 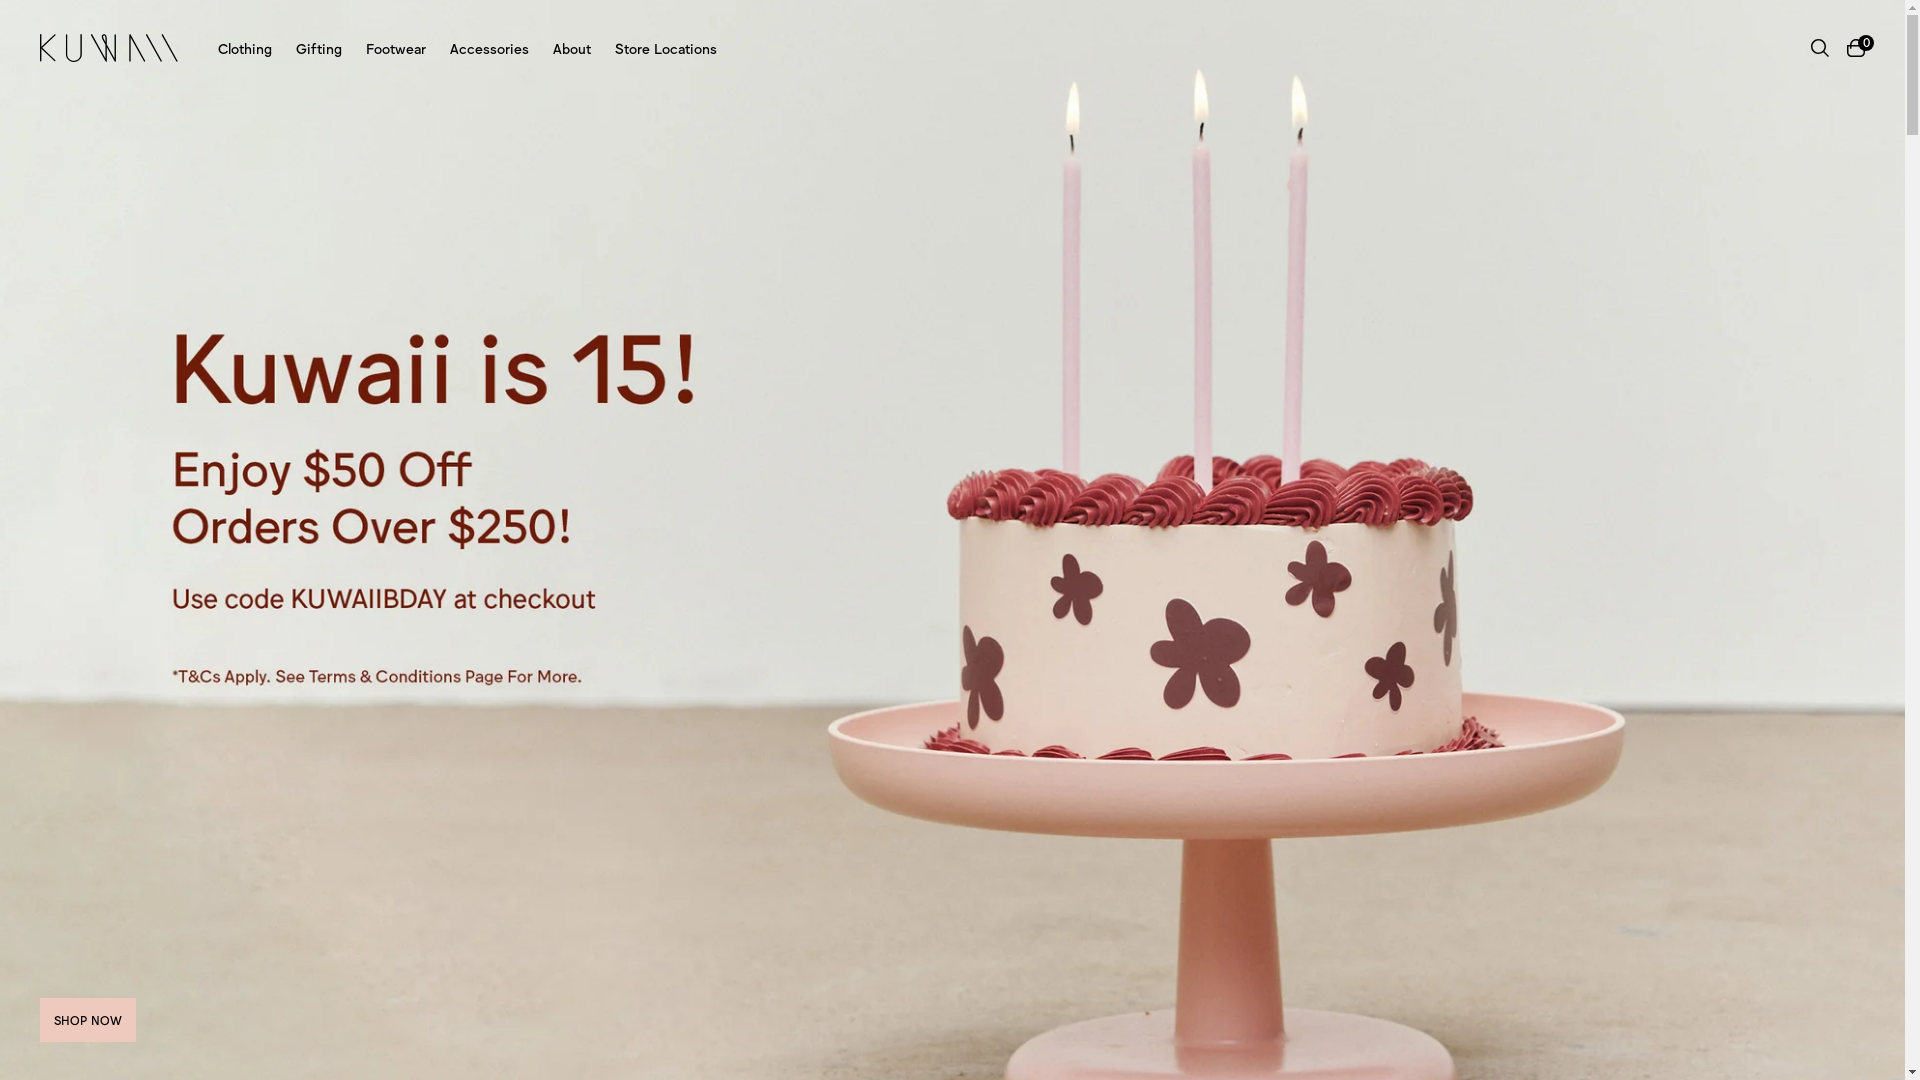 What do you see at coordinates (613, 46) in the screenshot?
I see `'Store Locations'` at bounding box center [613, 46].